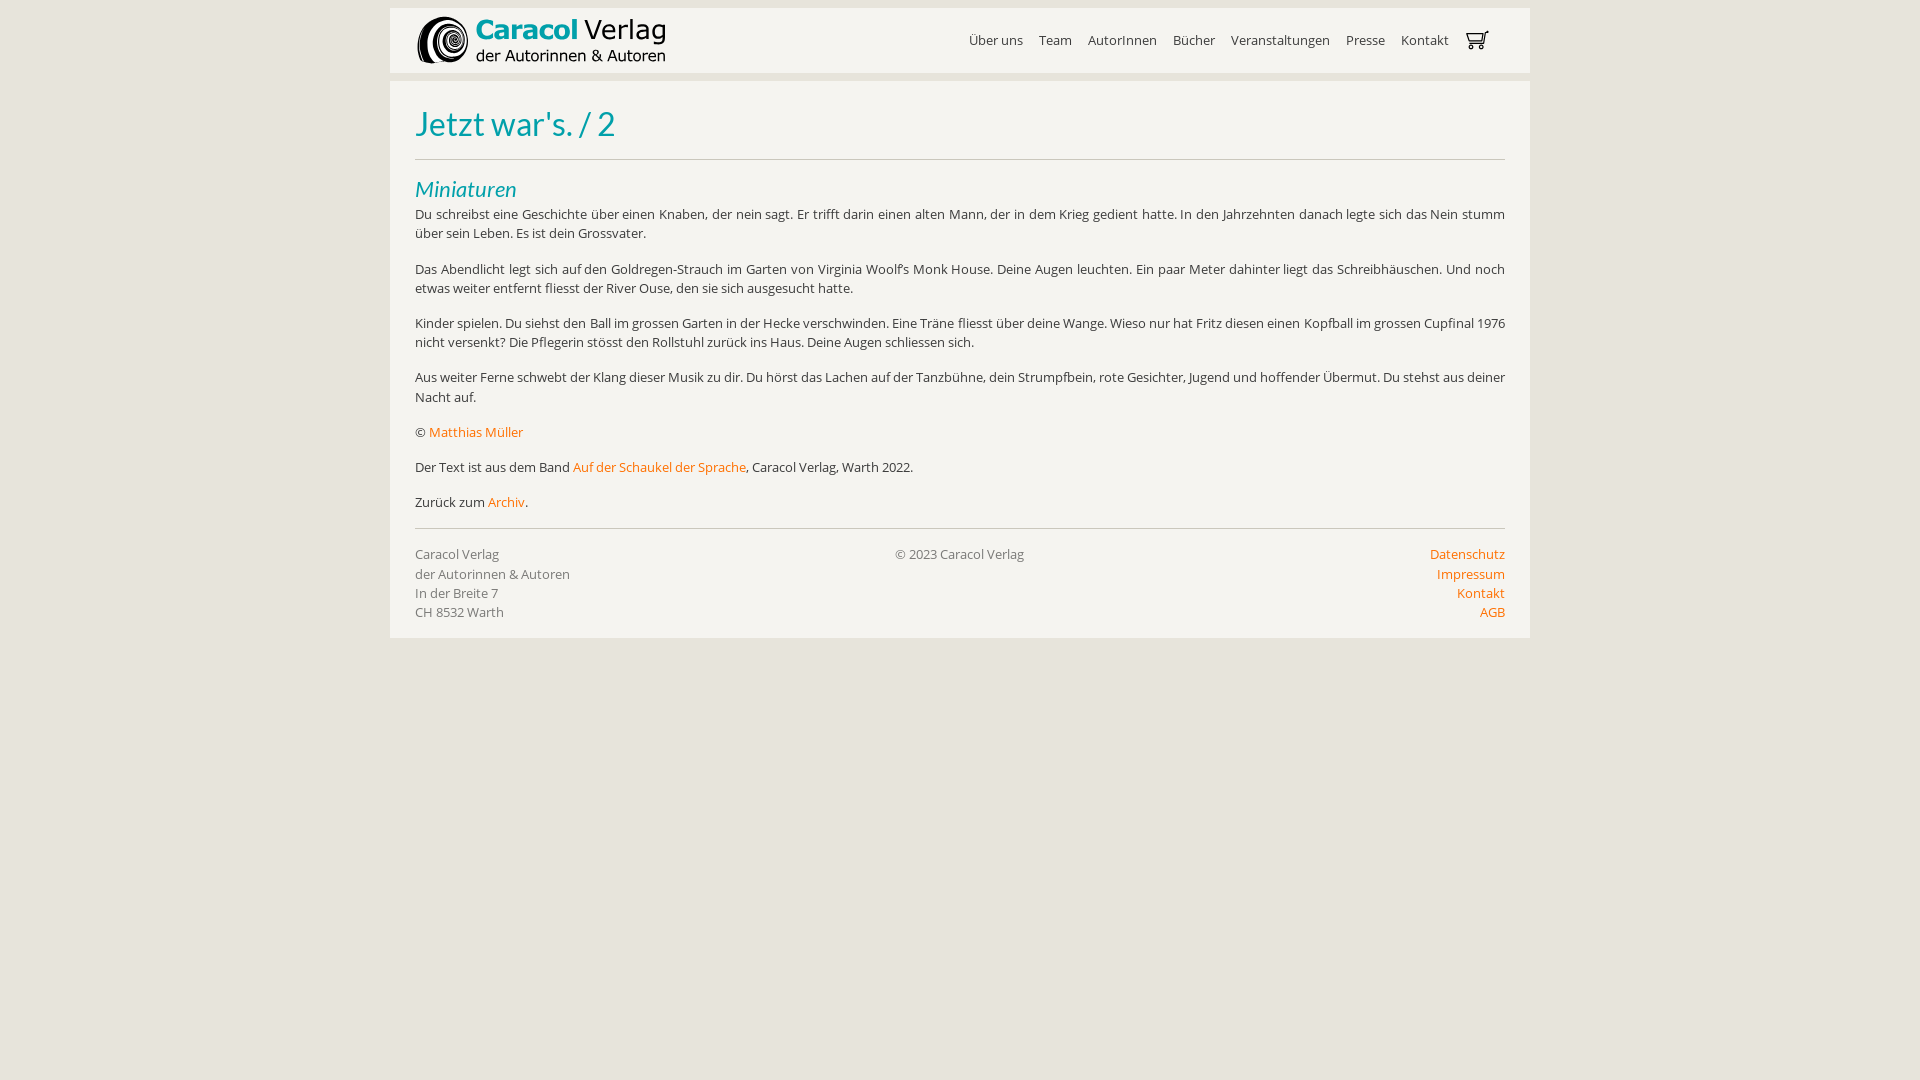 The width and height of the screenshot is (1920, 1080). I want to click on 'Auf der Schaukel der Sprache', so click(659, 466).